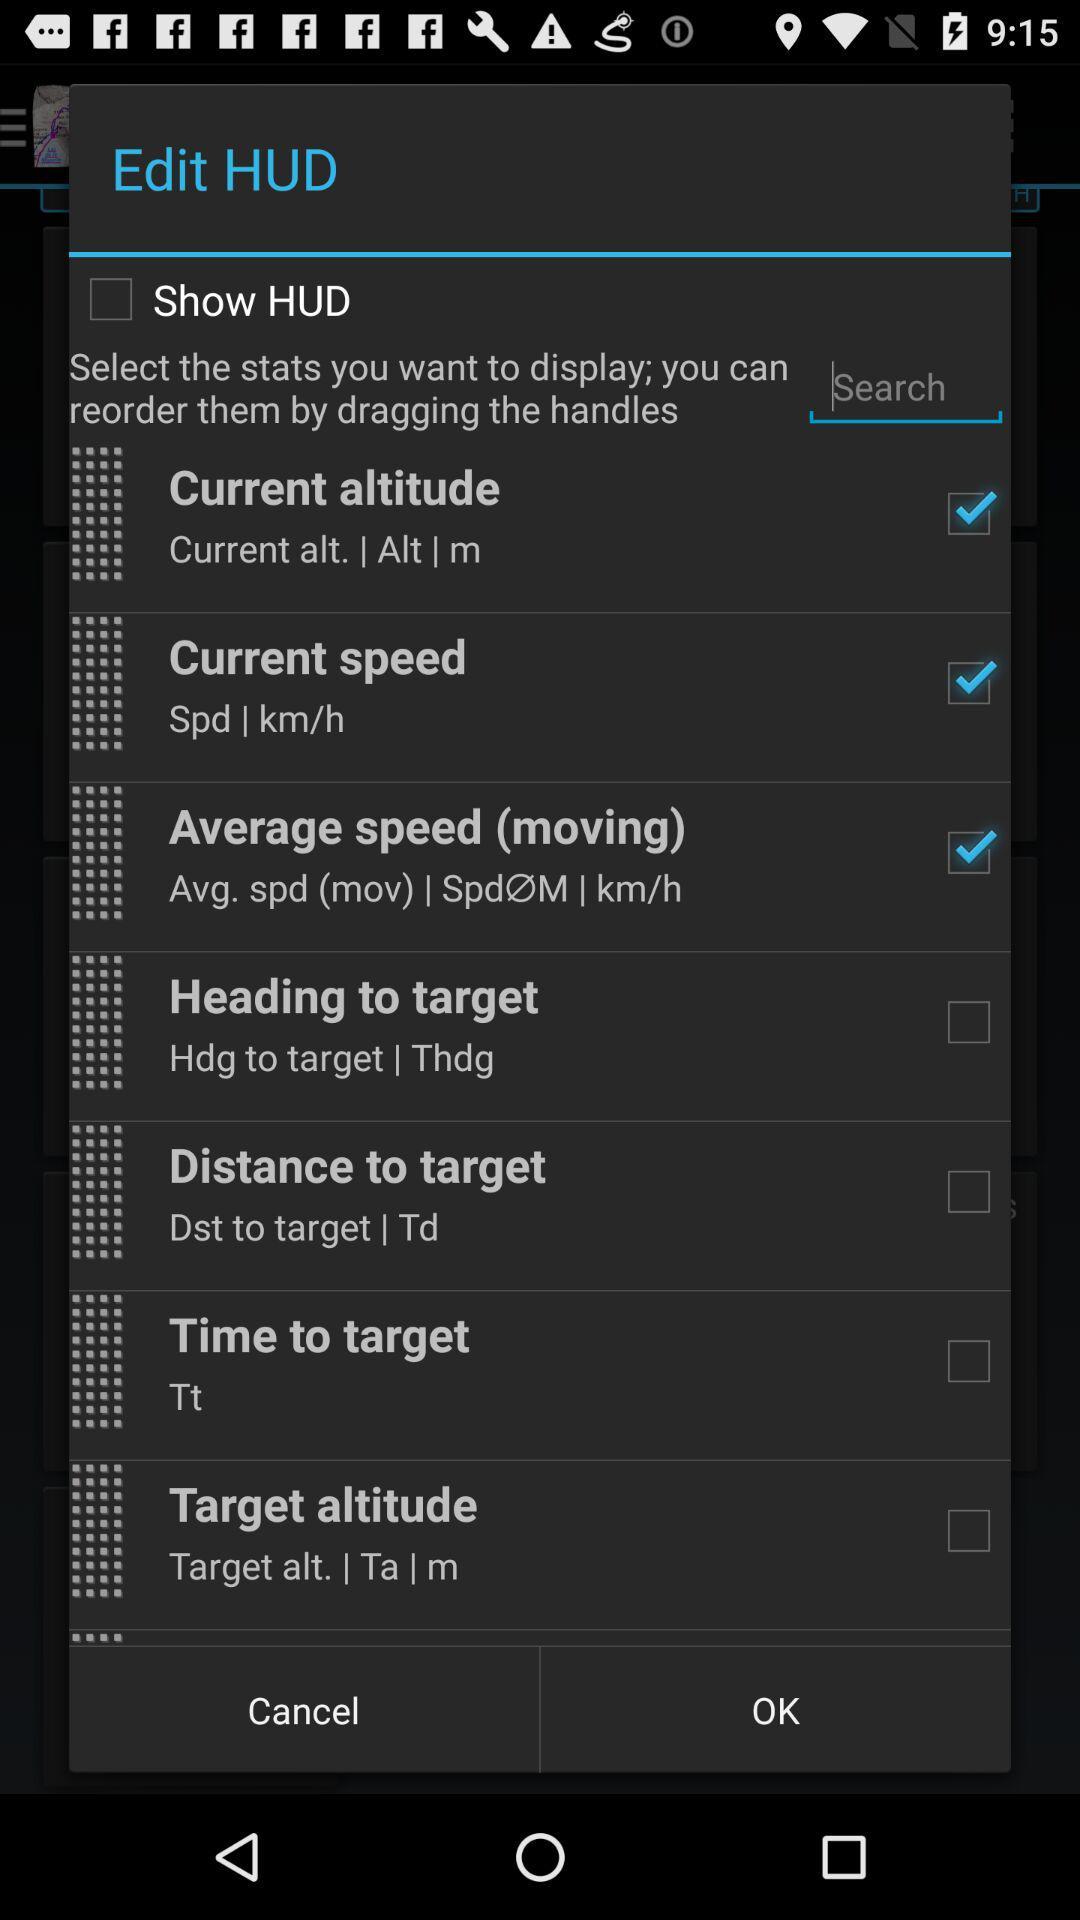  I want to click on cancel icon, so click(304, 1708).